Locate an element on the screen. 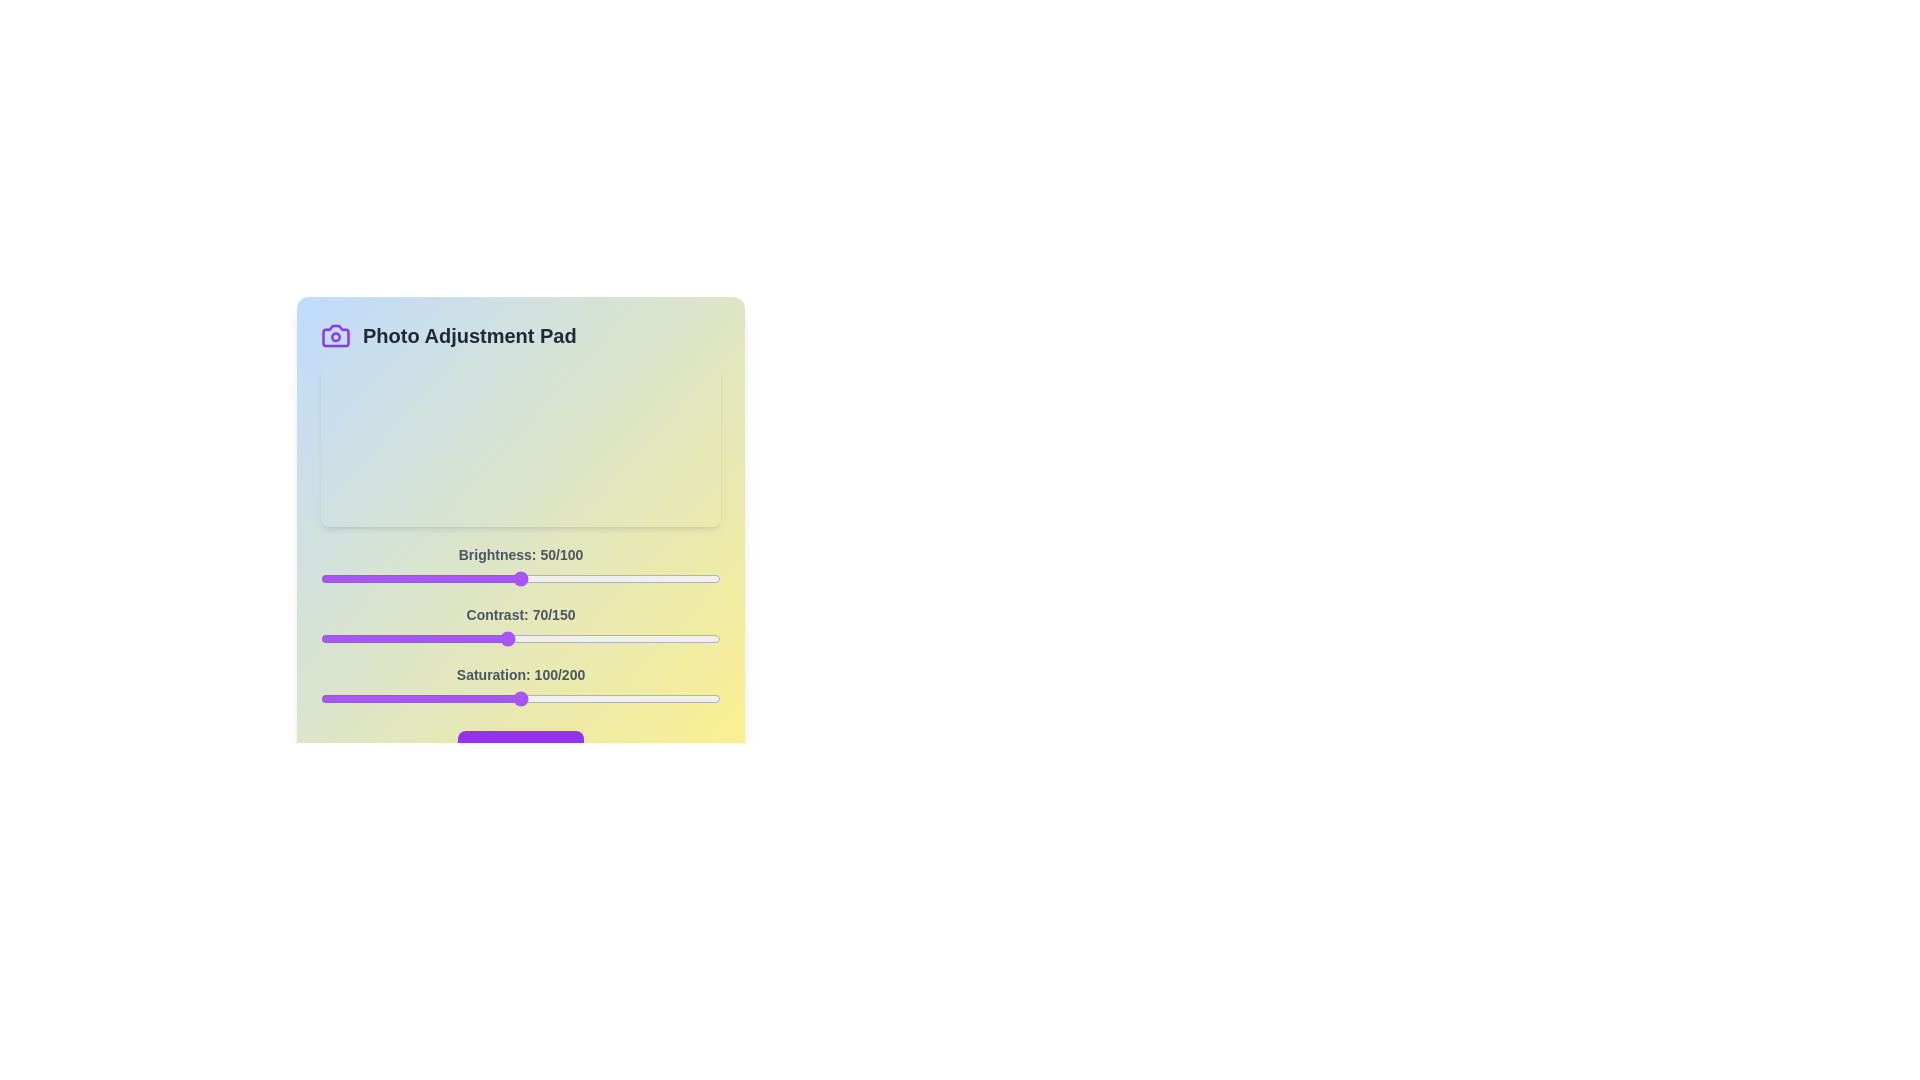 The height and width of the screenshot is (1080, 1920). the 0 slider to 52 is located at coordinates (528, 578).